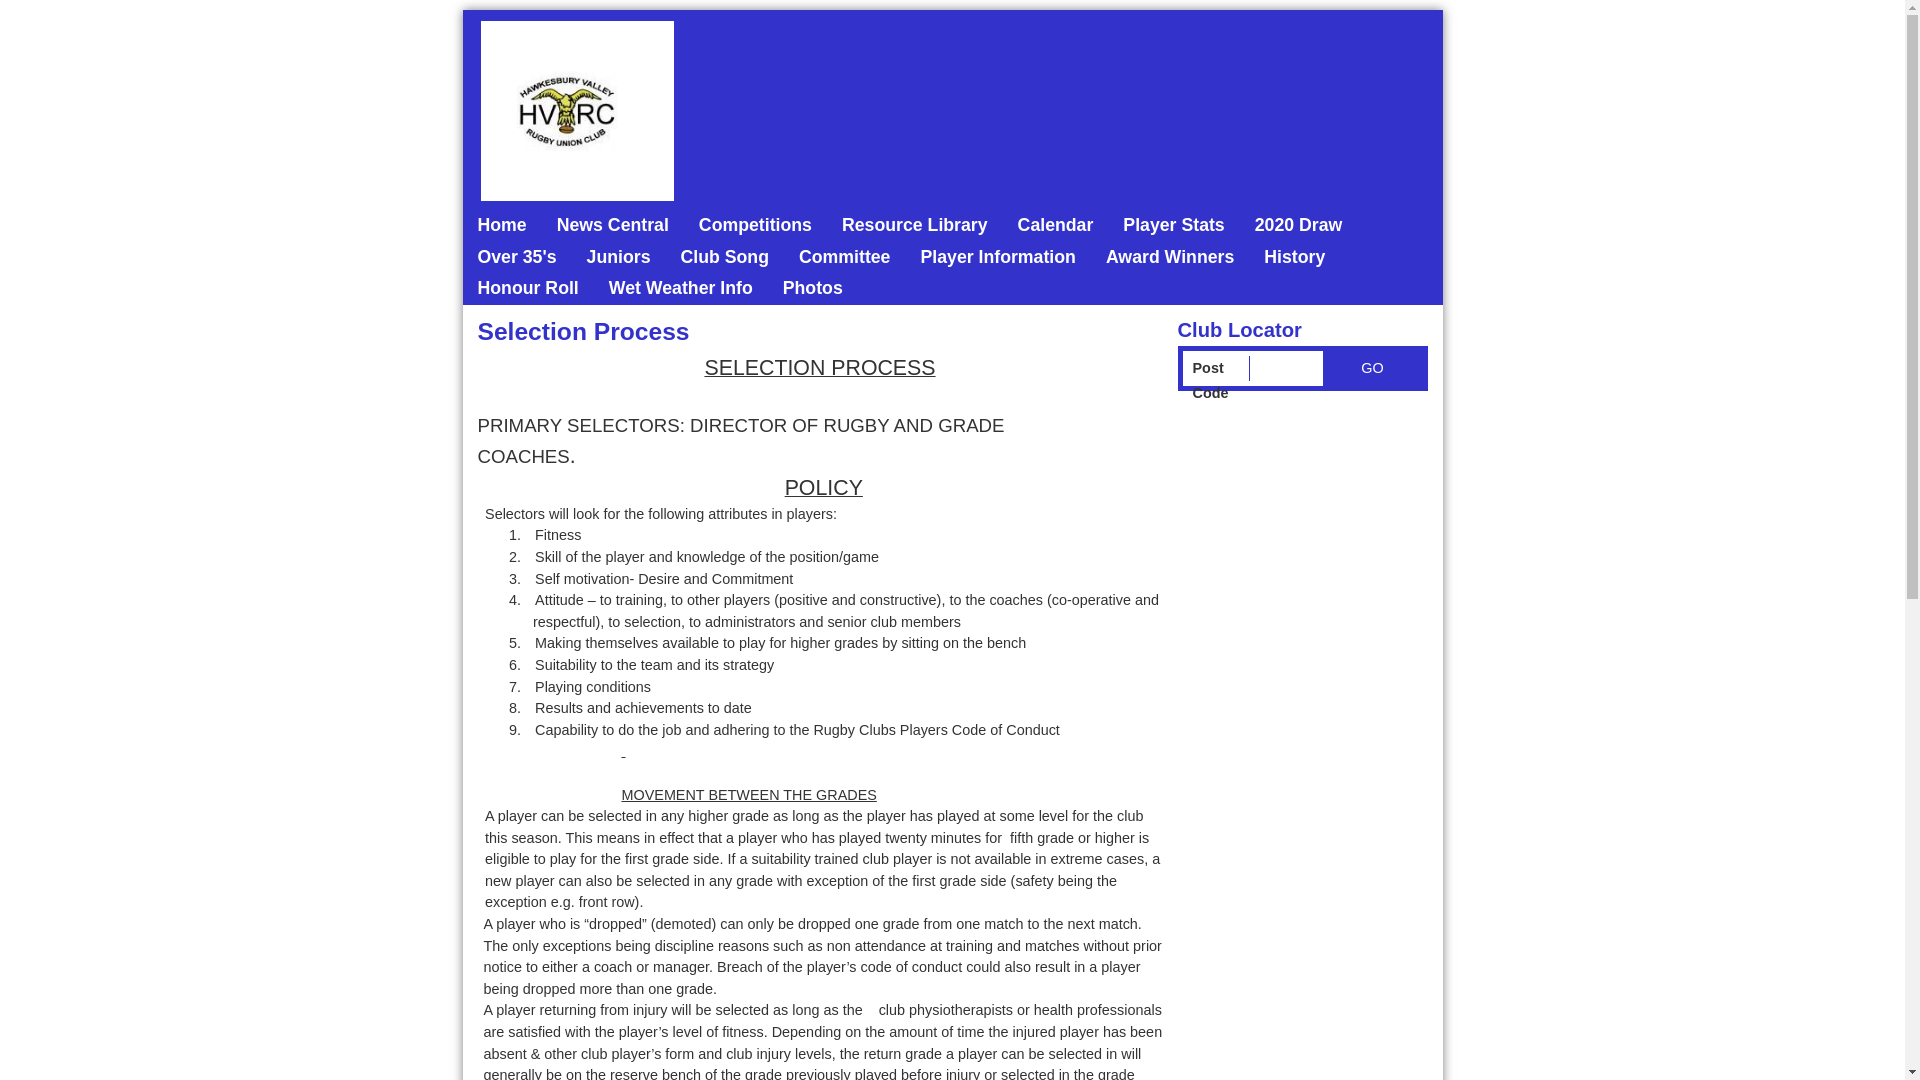  I want to click on 'Player Information', so click(997, 257).